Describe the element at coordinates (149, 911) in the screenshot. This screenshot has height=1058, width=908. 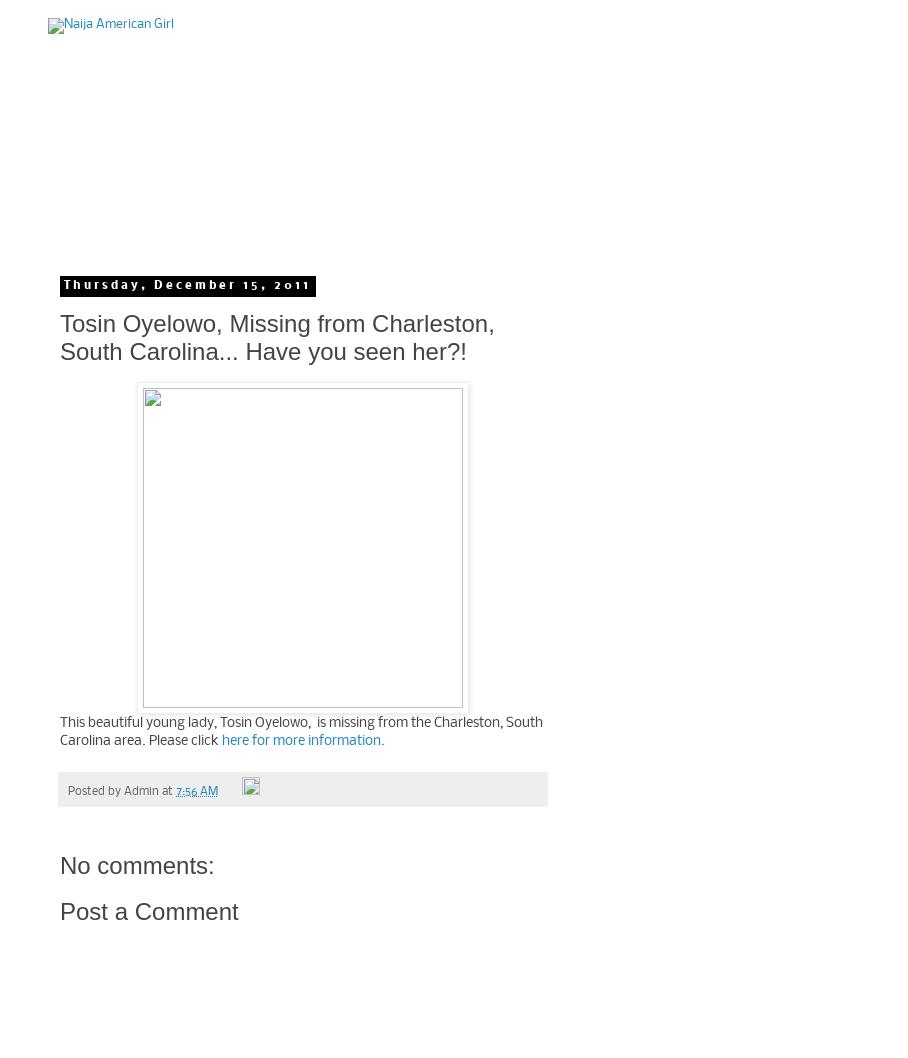
I see `'Post a Comment'` at that location.